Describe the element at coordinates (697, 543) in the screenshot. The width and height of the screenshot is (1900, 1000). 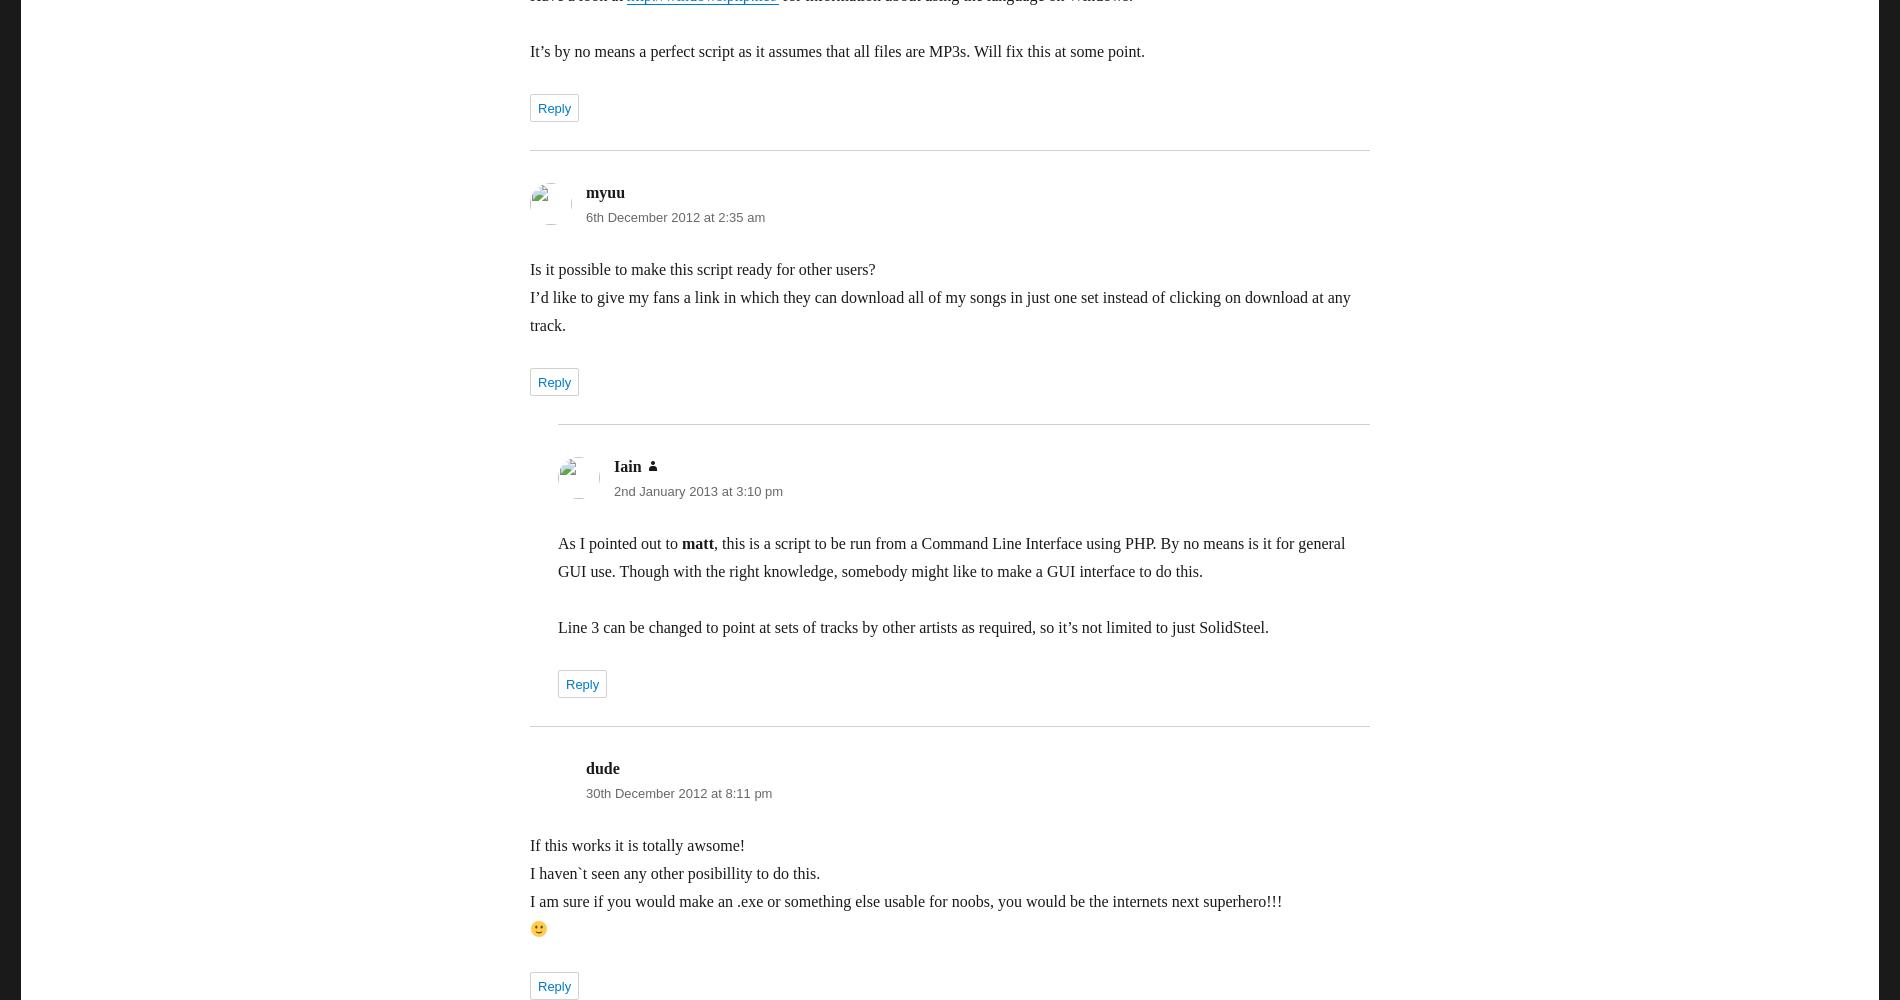
I see `'matt'` at that location.